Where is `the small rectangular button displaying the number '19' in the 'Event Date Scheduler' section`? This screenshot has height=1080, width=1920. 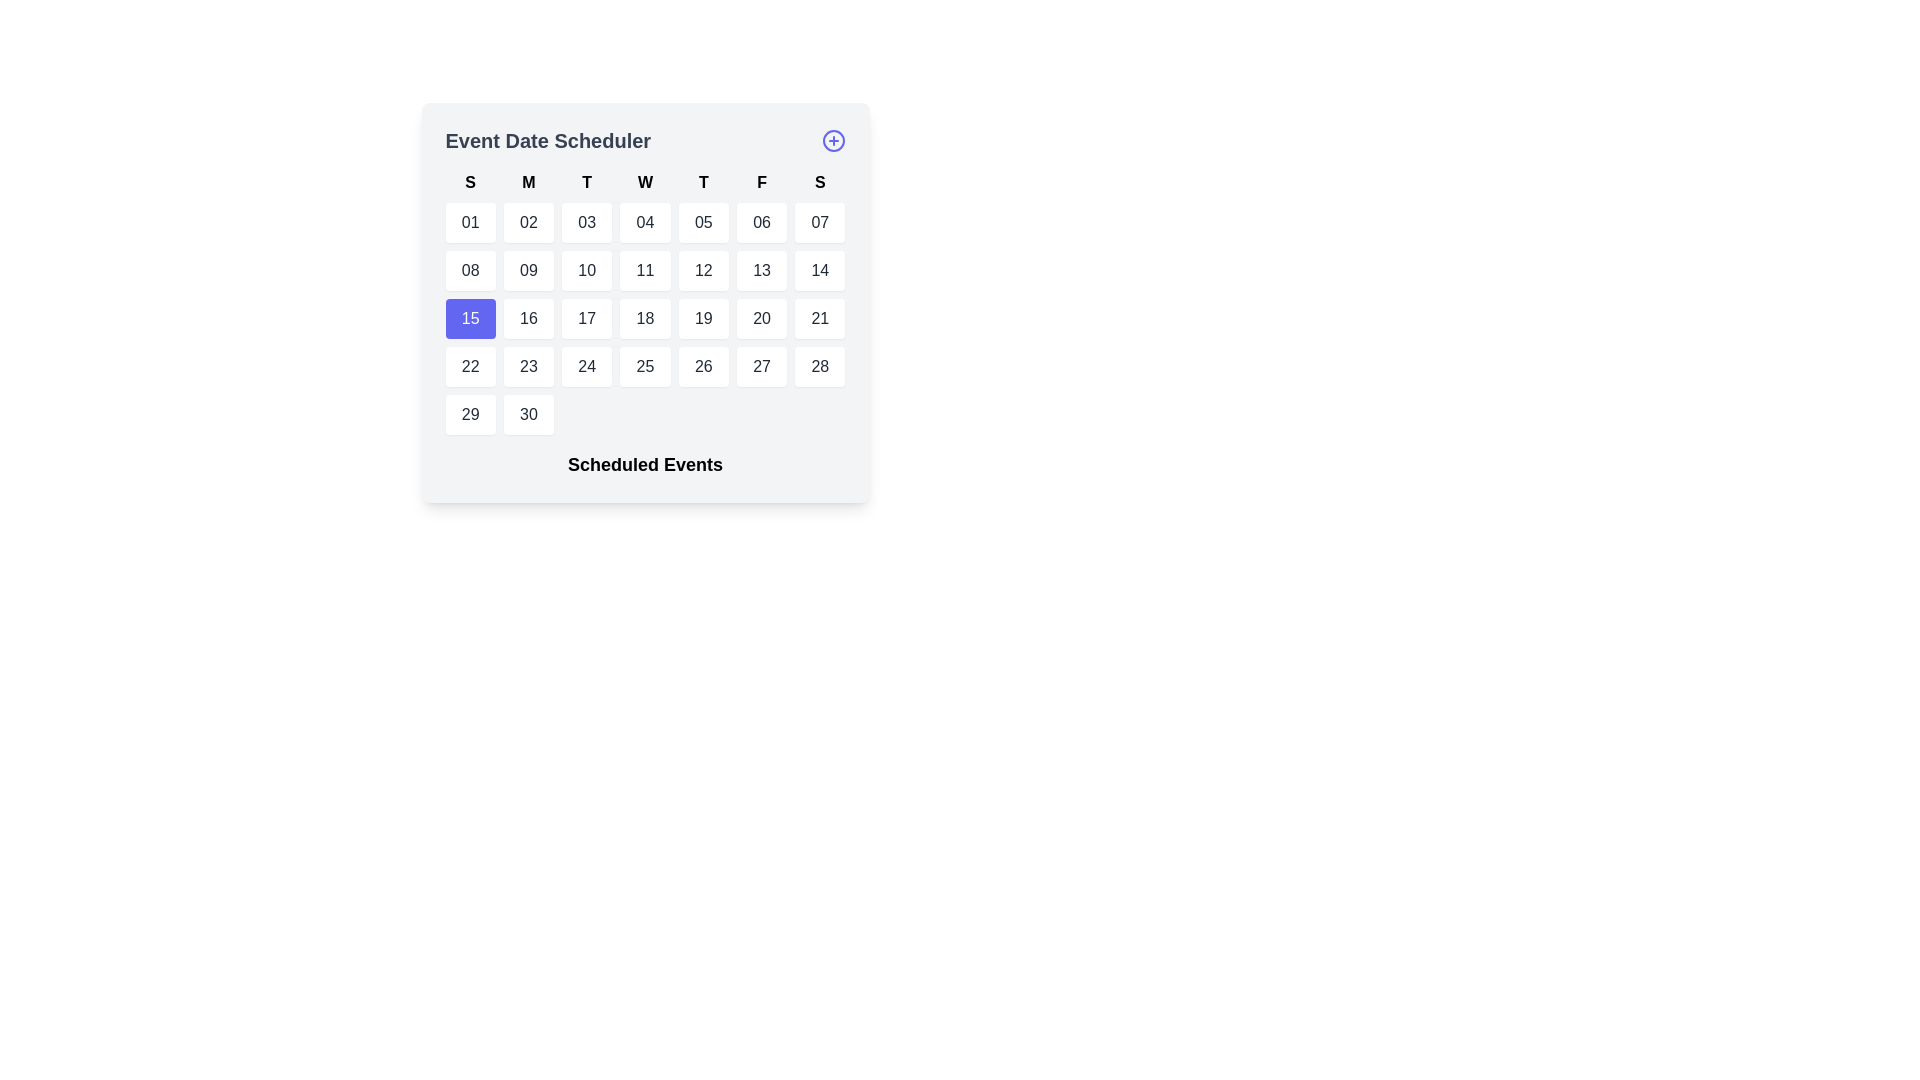
the small rectangular button displaying the number '19' in the 'Event Date Scheduler' section is located at coordinates (703, 318).